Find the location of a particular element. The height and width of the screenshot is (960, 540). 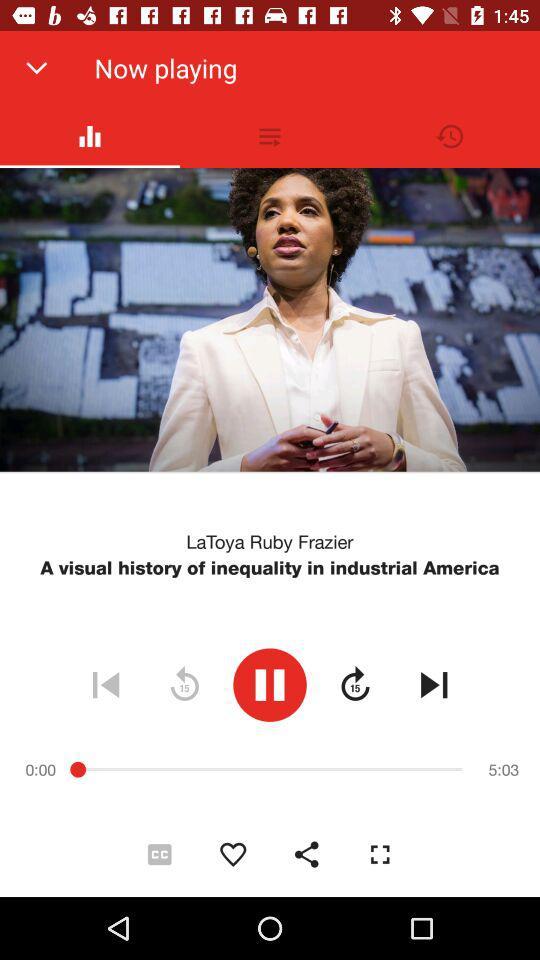

the skip_next icon is located at coordinates (433, 684).